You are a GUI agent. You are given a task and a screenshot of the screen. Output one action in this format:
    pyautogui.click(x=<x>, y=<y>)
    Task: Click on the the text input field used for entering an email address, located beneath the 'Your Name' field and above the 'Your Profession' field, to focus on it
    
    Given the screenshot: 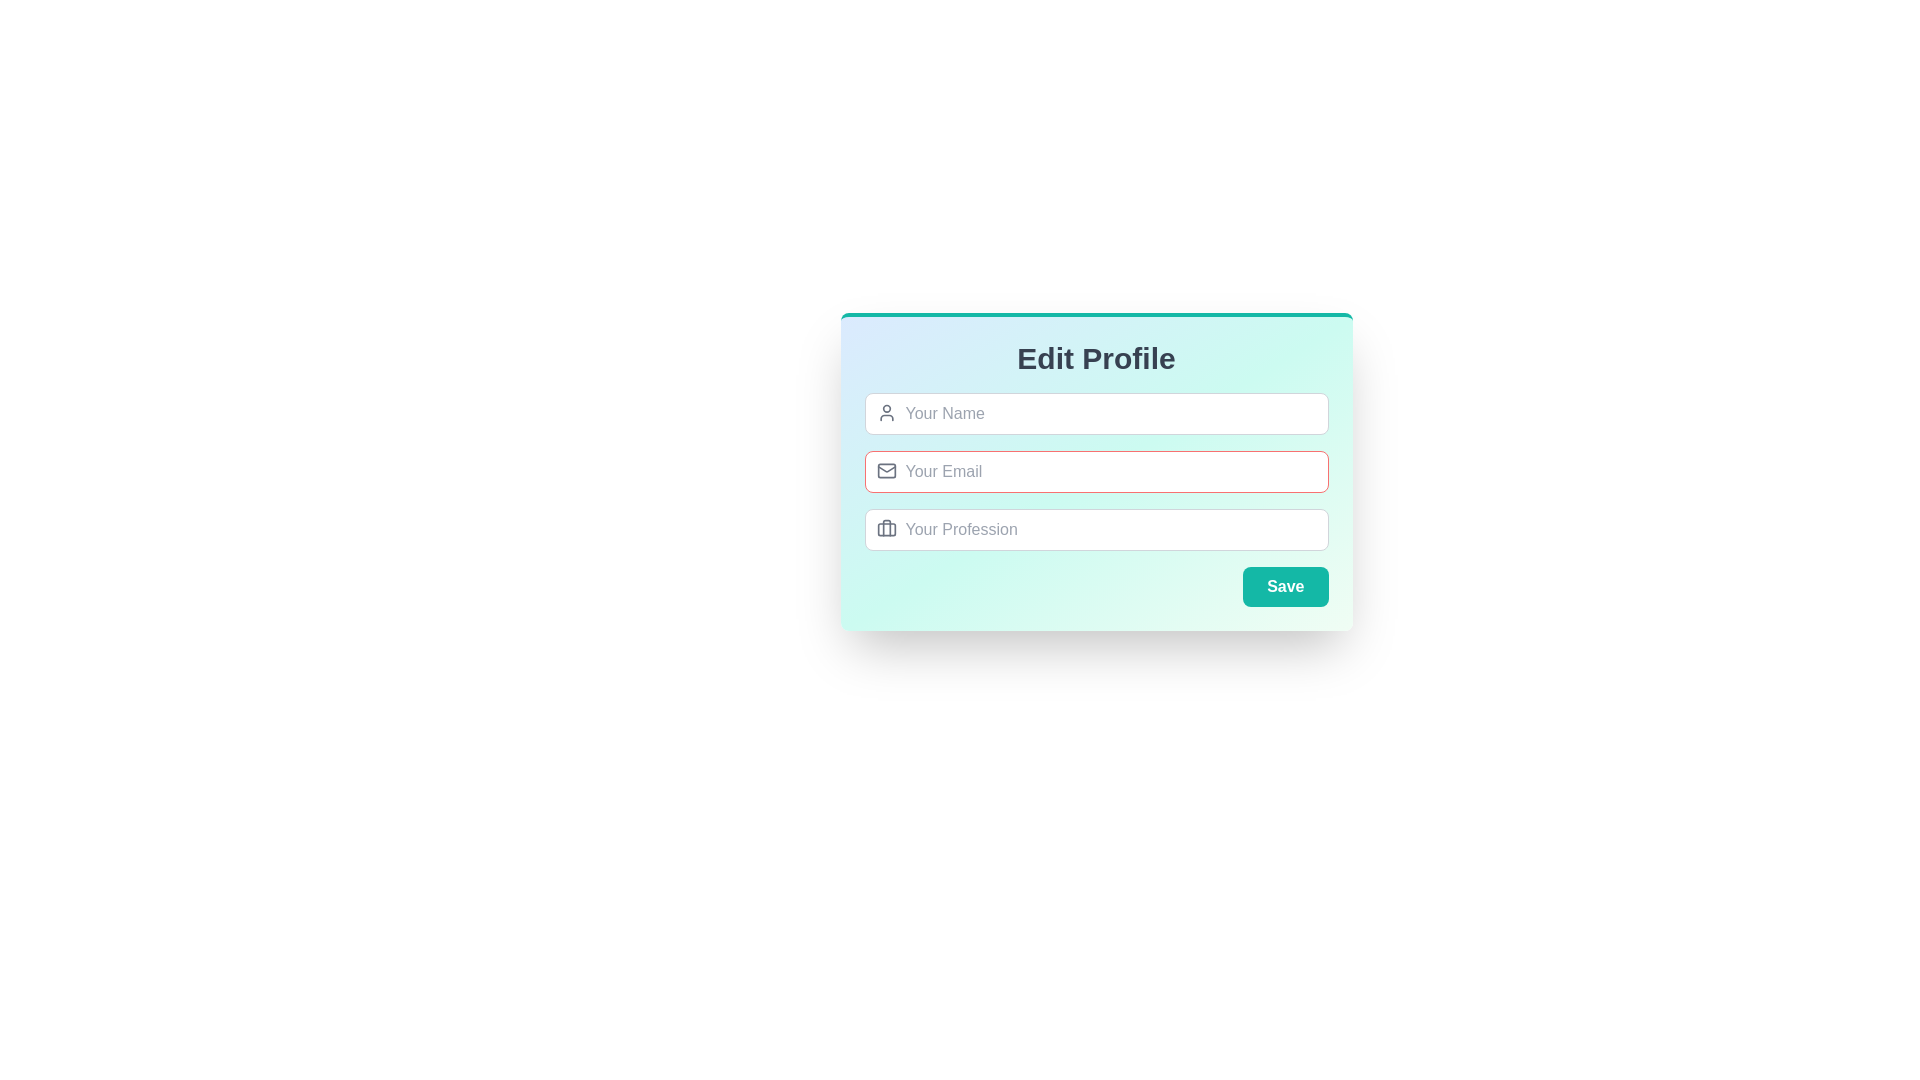 What is the action you would take?
    pyautogui.click(x=1095, y=499)
    